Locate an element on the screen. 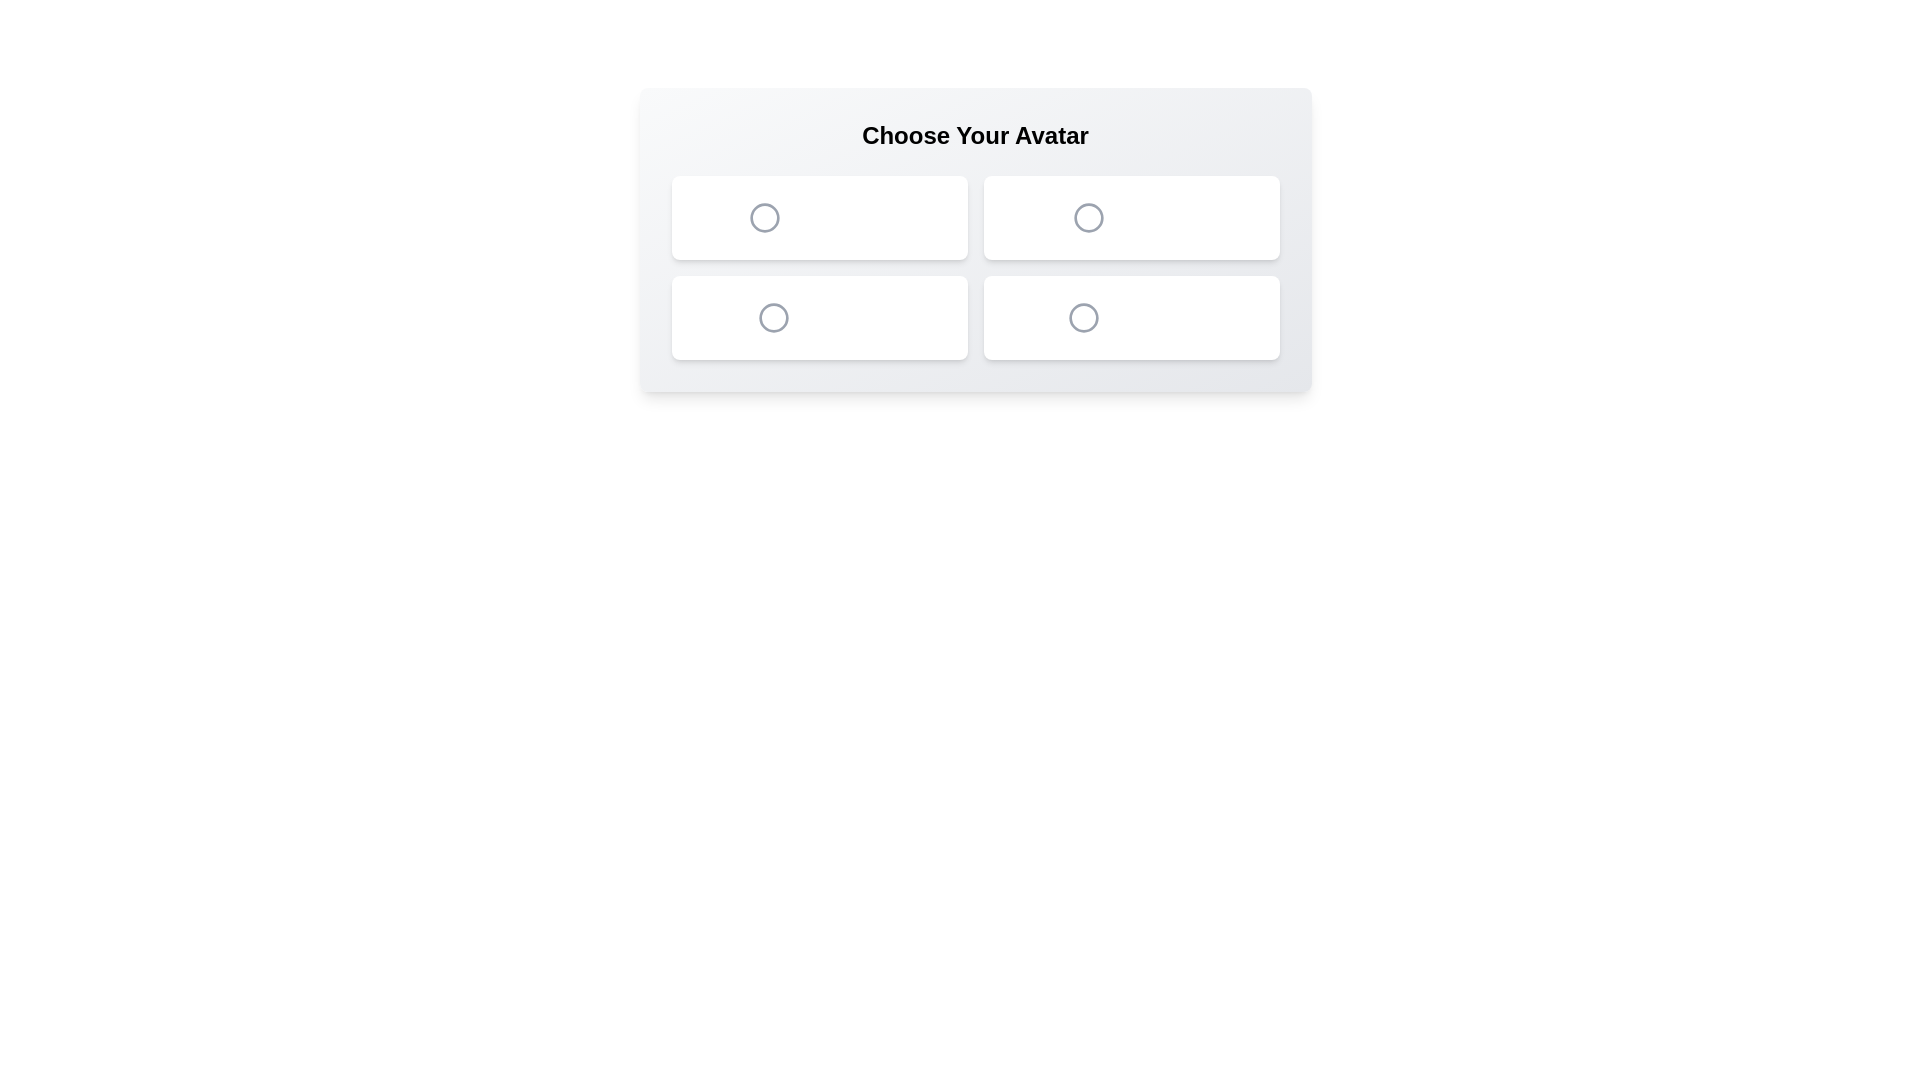  the icon on the left side of the 'Adventurer' selection box is located at coordinates (764, 218).